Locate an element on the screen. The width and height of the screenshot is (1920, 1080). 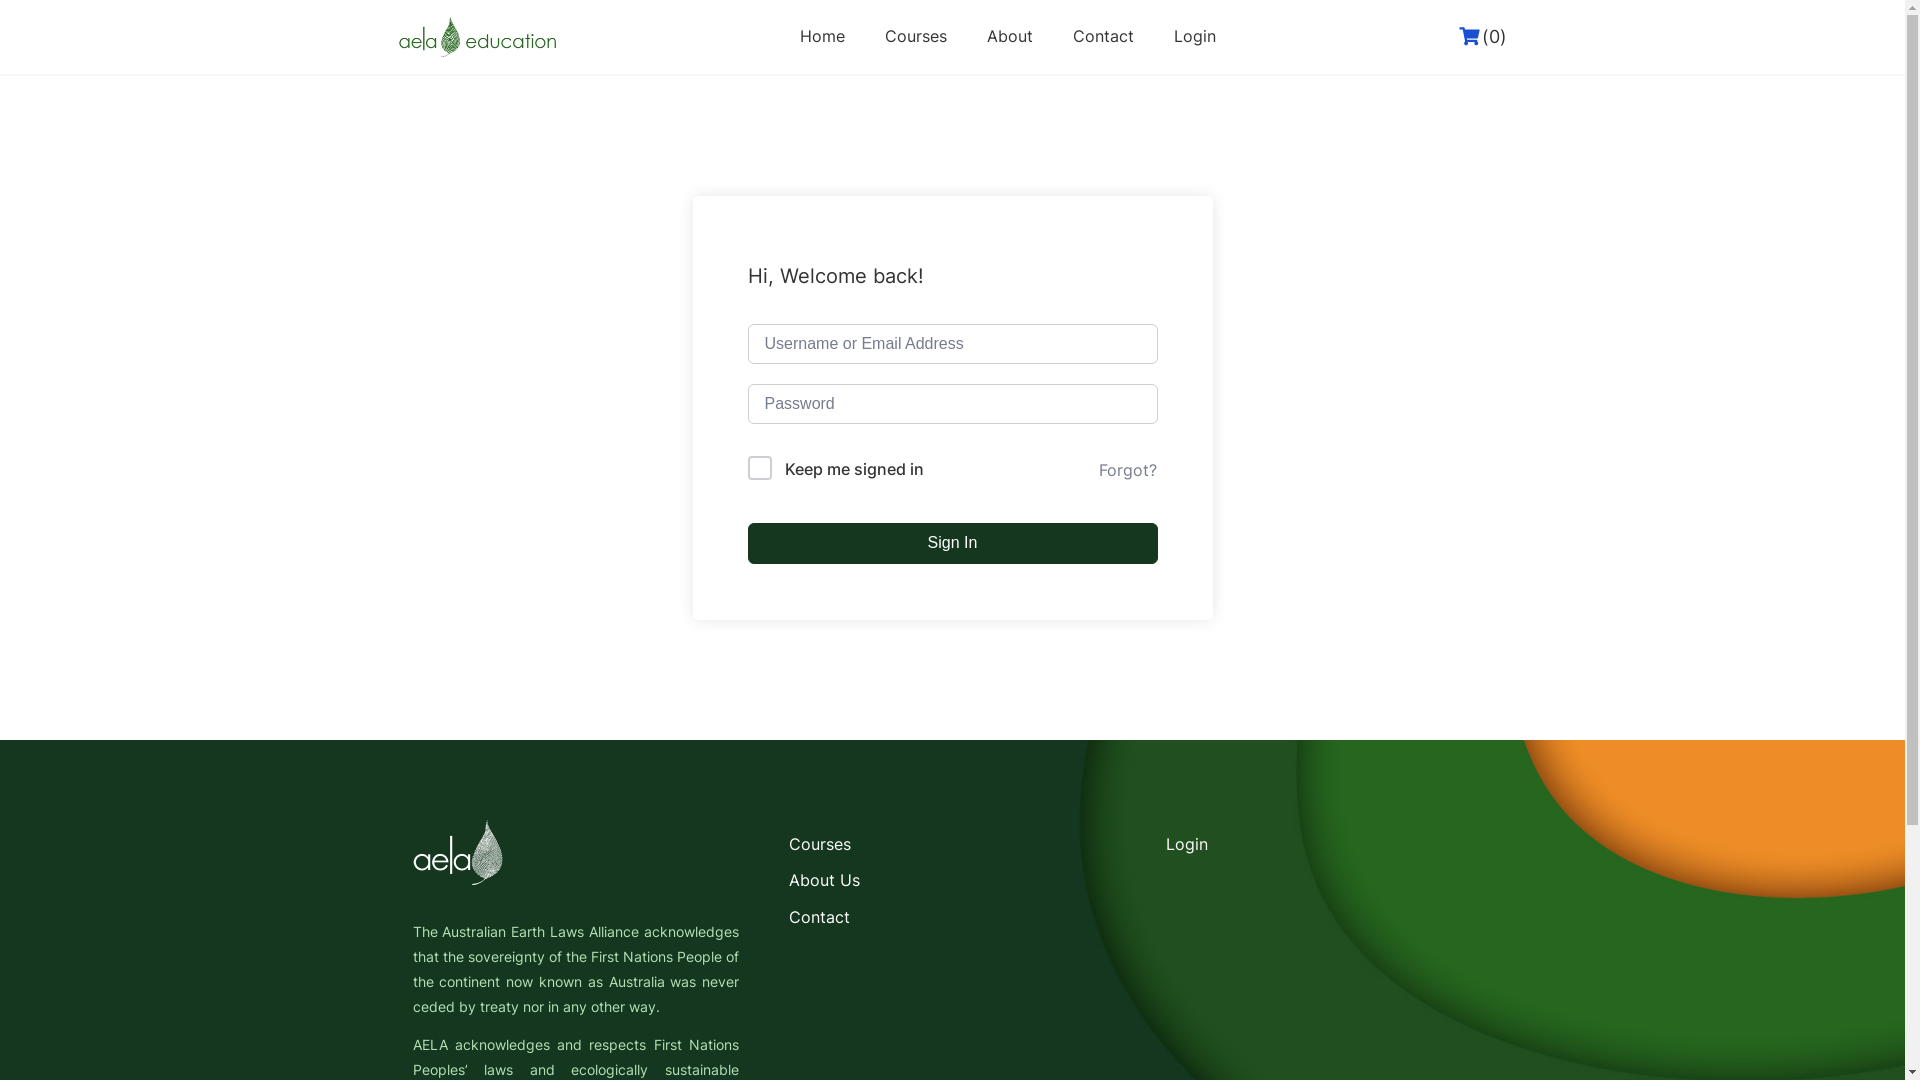
'Contact' is located at coordinates (819, 917).